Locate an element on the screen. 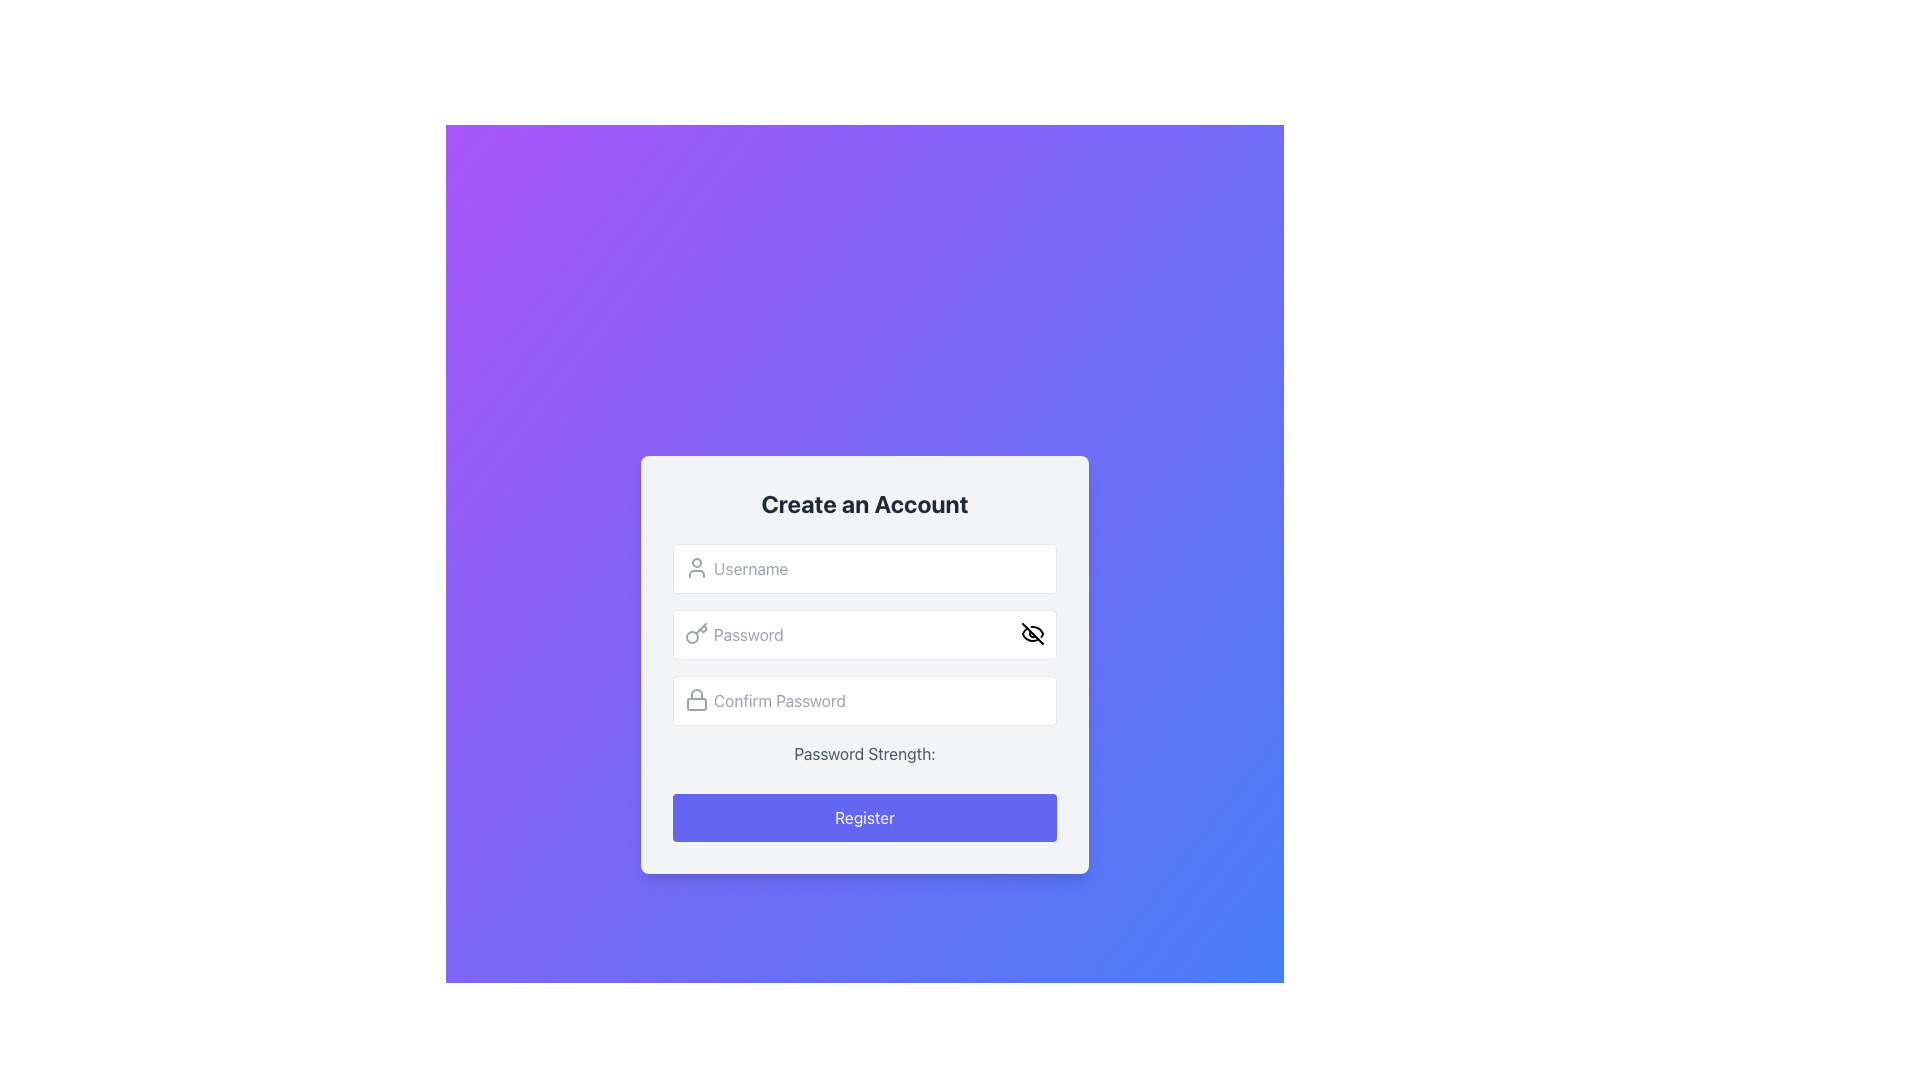 The image size is (1920, 1080). the label that indicates the password strength of the subsequent component located beneath the password confirmation field is located at coordinates (864, 753).